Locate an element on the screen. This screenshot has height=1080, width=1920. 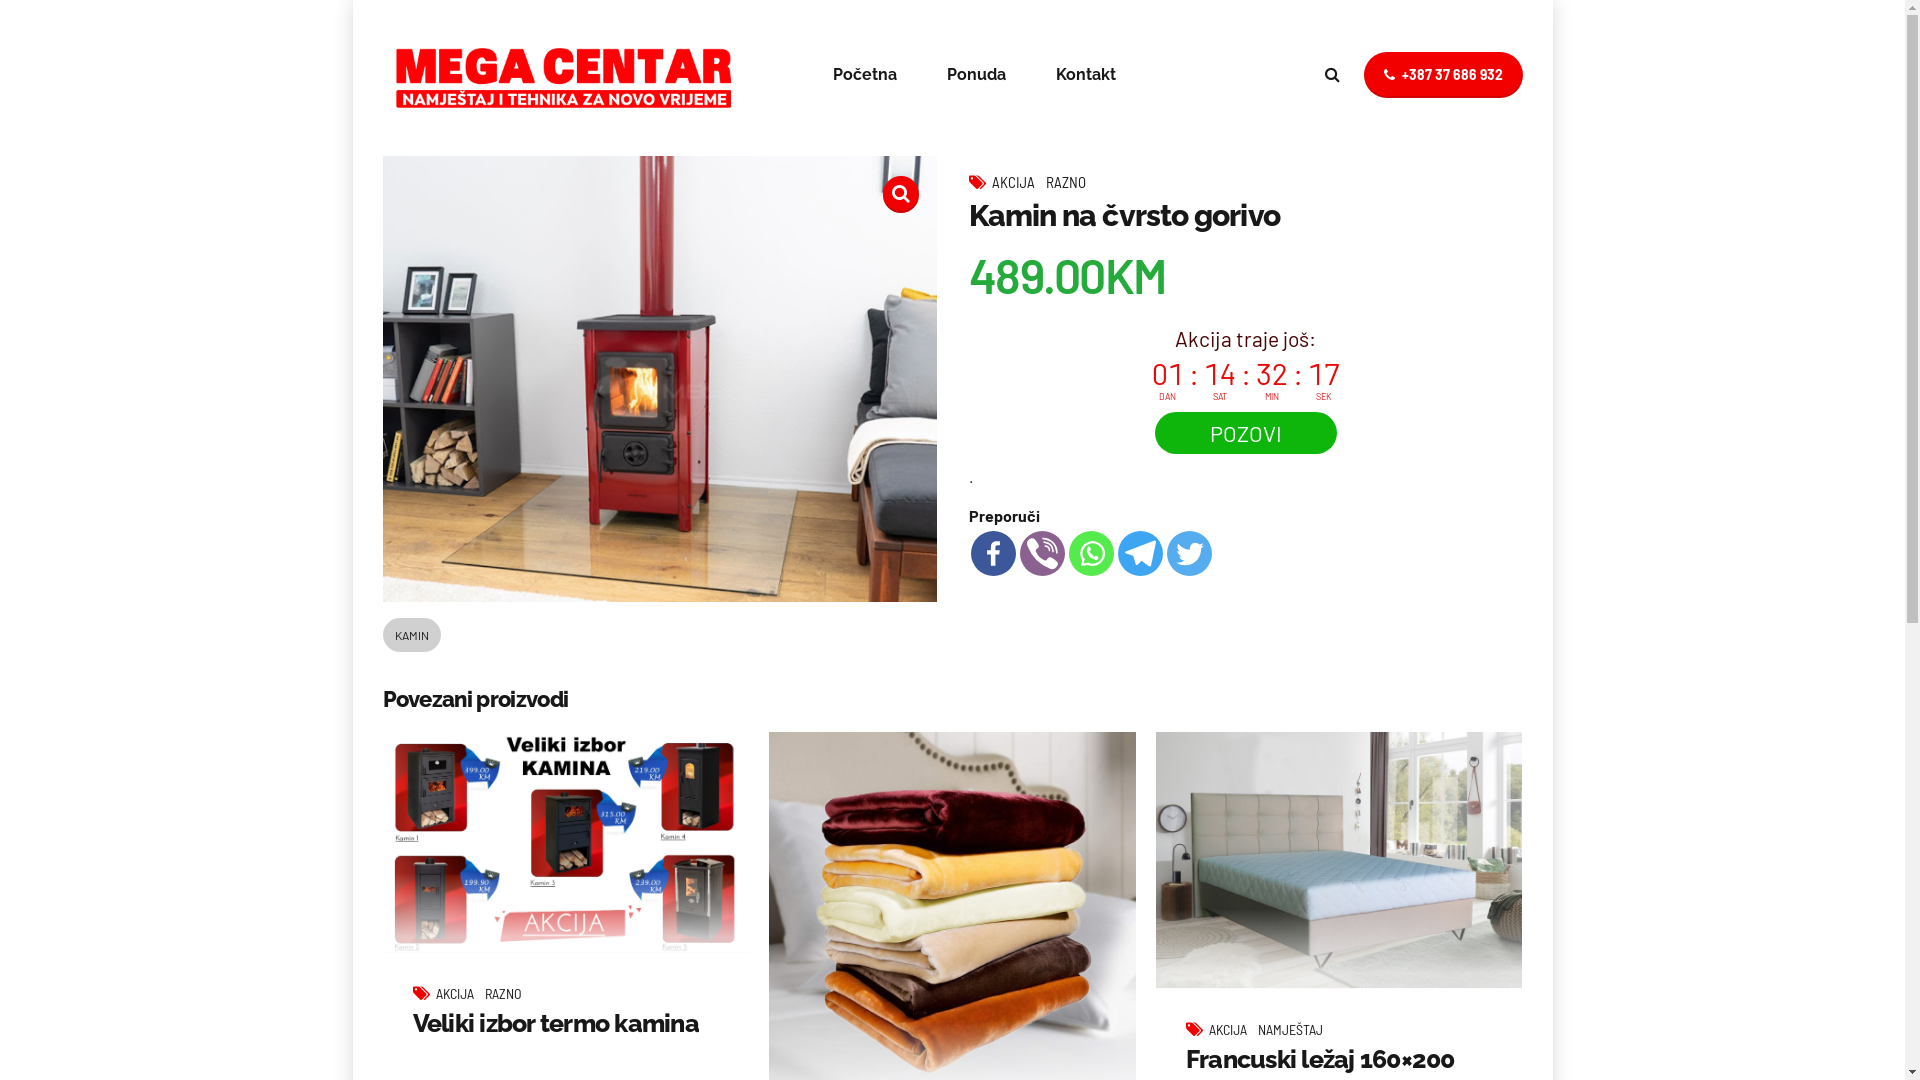
'Viber' is located at coordinates (1019, 553).